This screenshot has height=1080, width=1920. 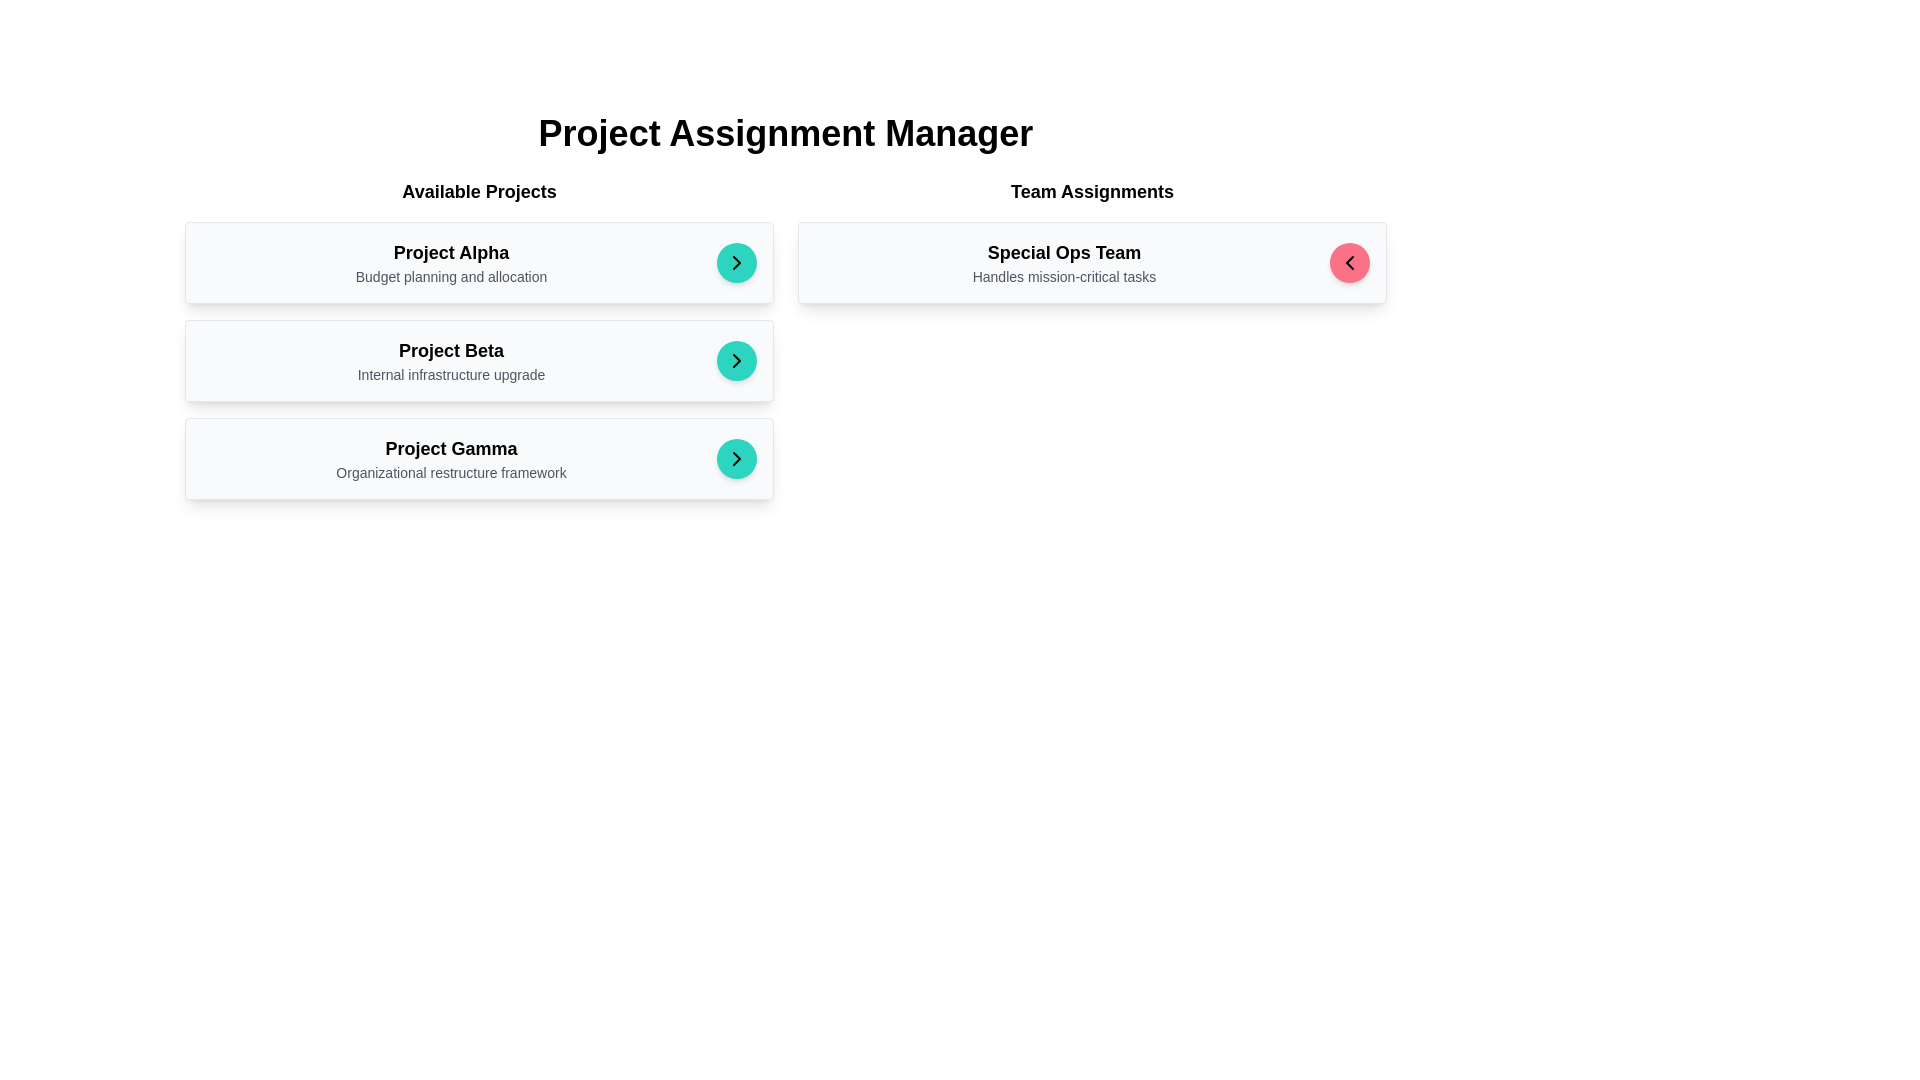 I want to click on the text label that serves as the header for the project in the 'Available Projects' section, located above the descriptive text 'Budget planning and allocation', so click(x=450, y=252).